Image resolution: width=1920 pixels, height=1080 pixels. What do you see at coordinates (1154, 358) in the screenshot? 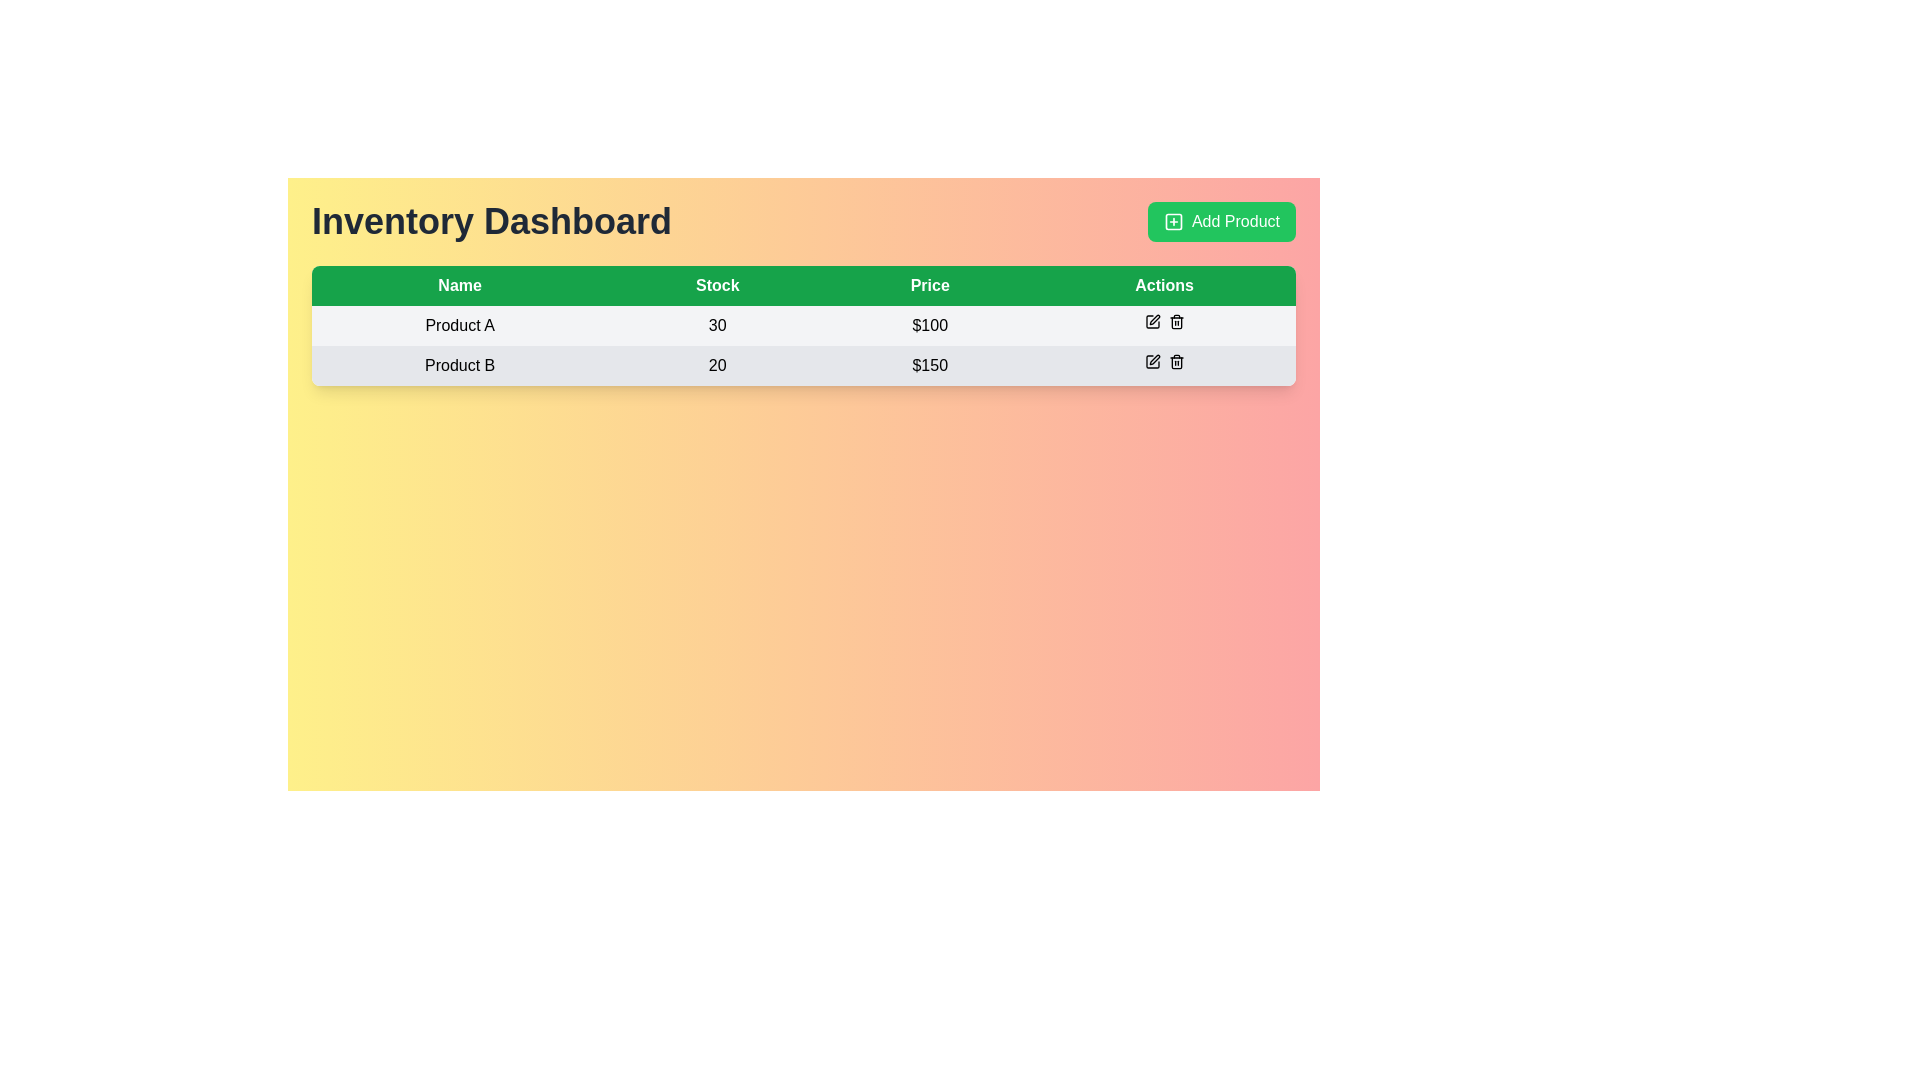
I see `the edit action icon represented by a pen and square in the second row of the table under the 'Actions' column` at bounding box center [1154, 358].